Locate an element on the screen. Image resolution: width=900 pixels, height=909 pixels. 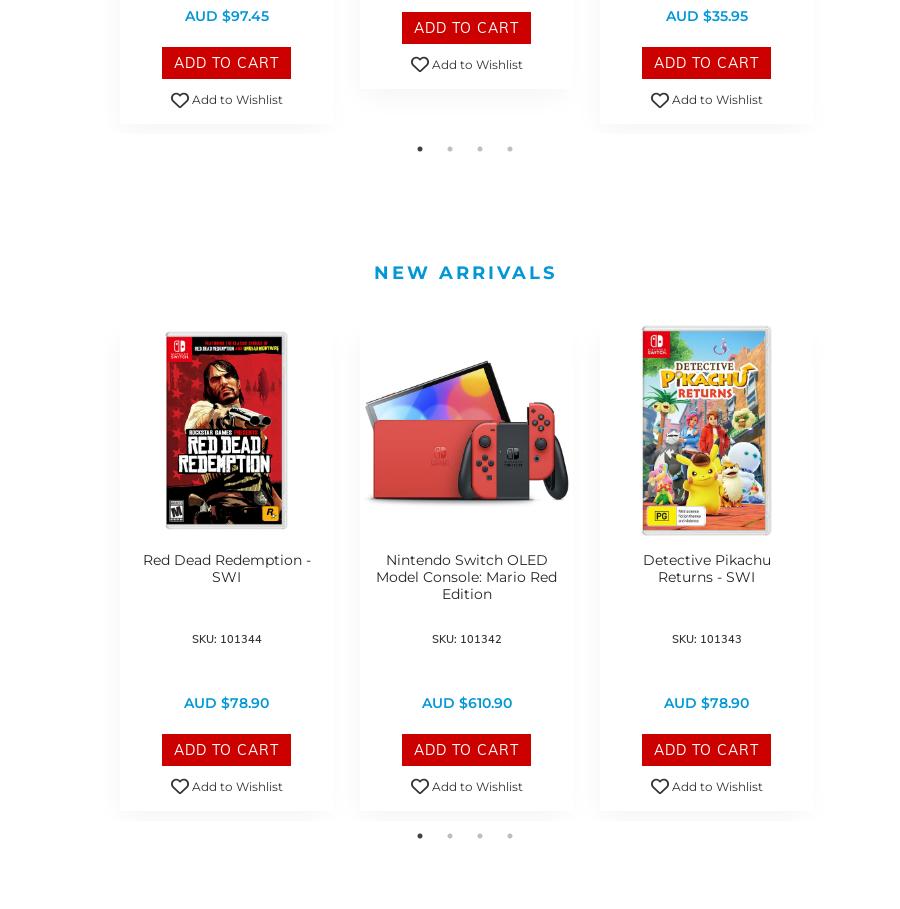
'Nintendo Switch OLED Model Console: Mario Red Edition' is located at coordinates (376, 575).